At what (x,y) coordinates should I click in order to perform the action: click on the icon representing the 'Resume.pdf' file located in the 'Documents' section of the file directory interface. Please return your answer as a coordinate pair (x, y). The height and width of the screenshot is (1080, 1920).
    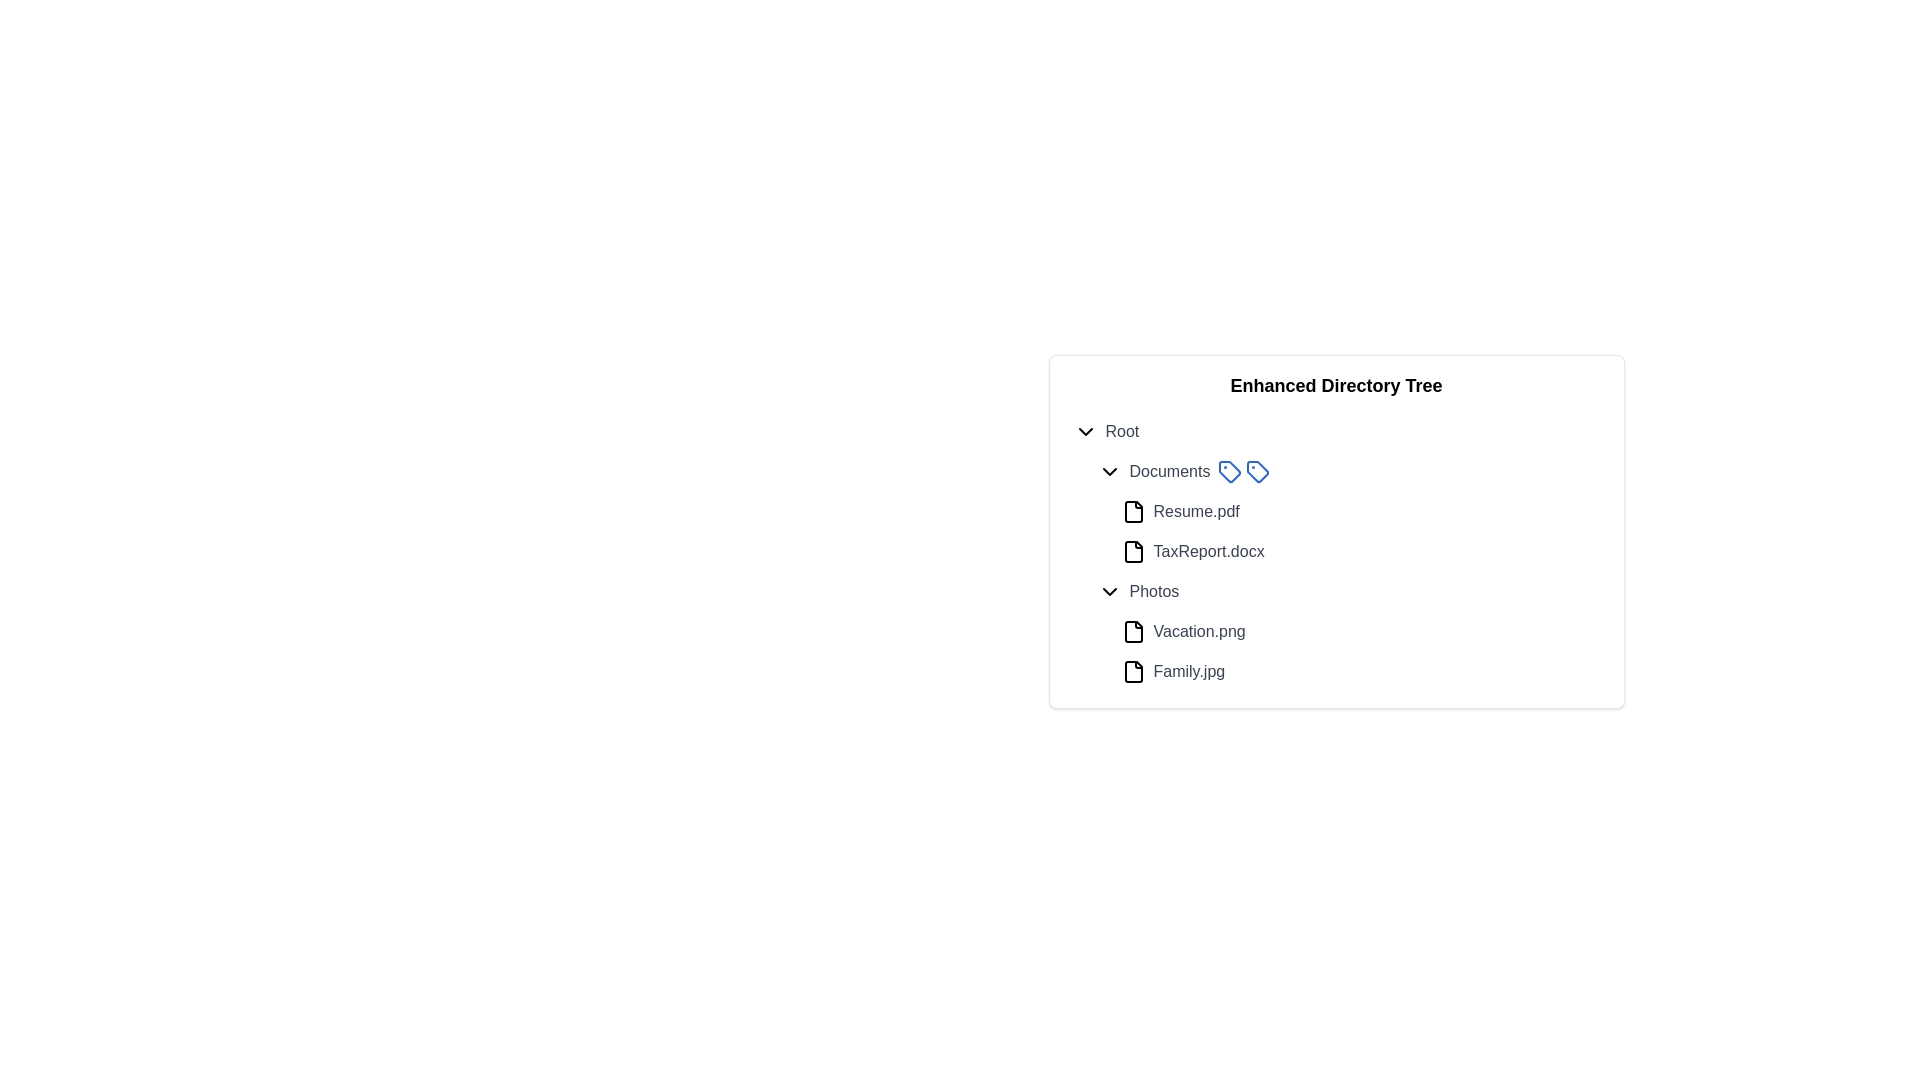
    Looking at the image, I should click on (1133, 511).